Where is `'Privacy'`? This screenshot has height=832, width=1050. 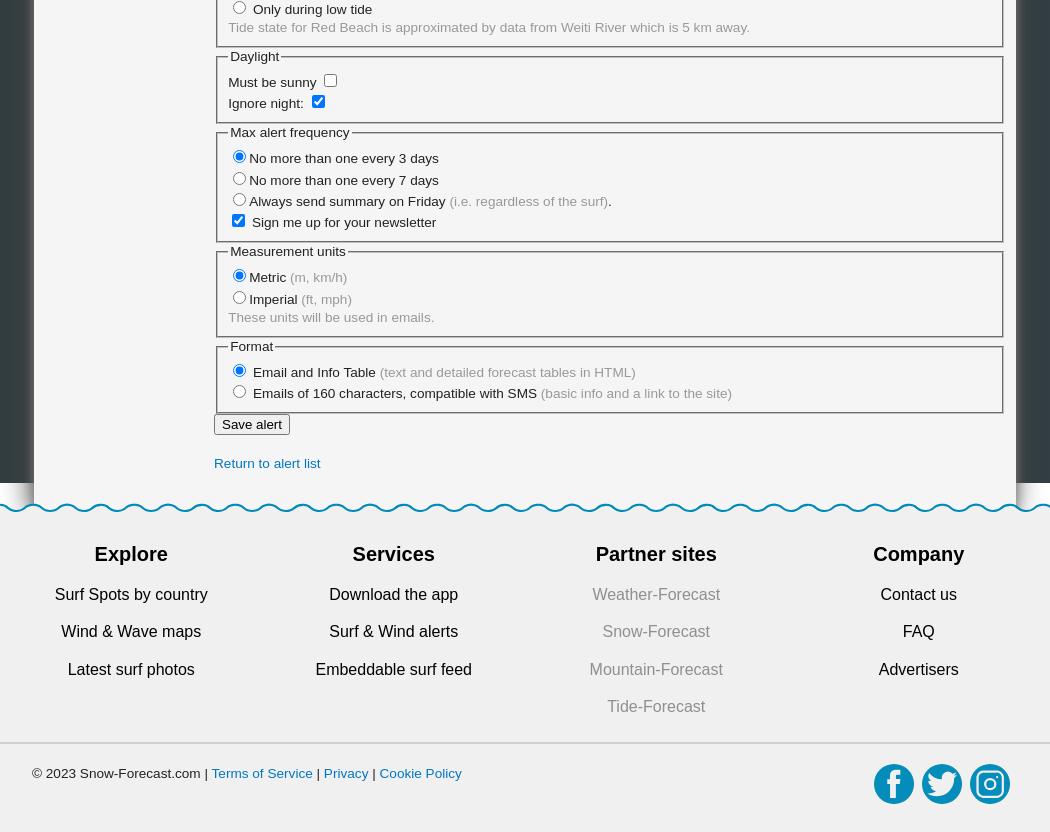 'Privacy' is located at coordinates (344, 772).